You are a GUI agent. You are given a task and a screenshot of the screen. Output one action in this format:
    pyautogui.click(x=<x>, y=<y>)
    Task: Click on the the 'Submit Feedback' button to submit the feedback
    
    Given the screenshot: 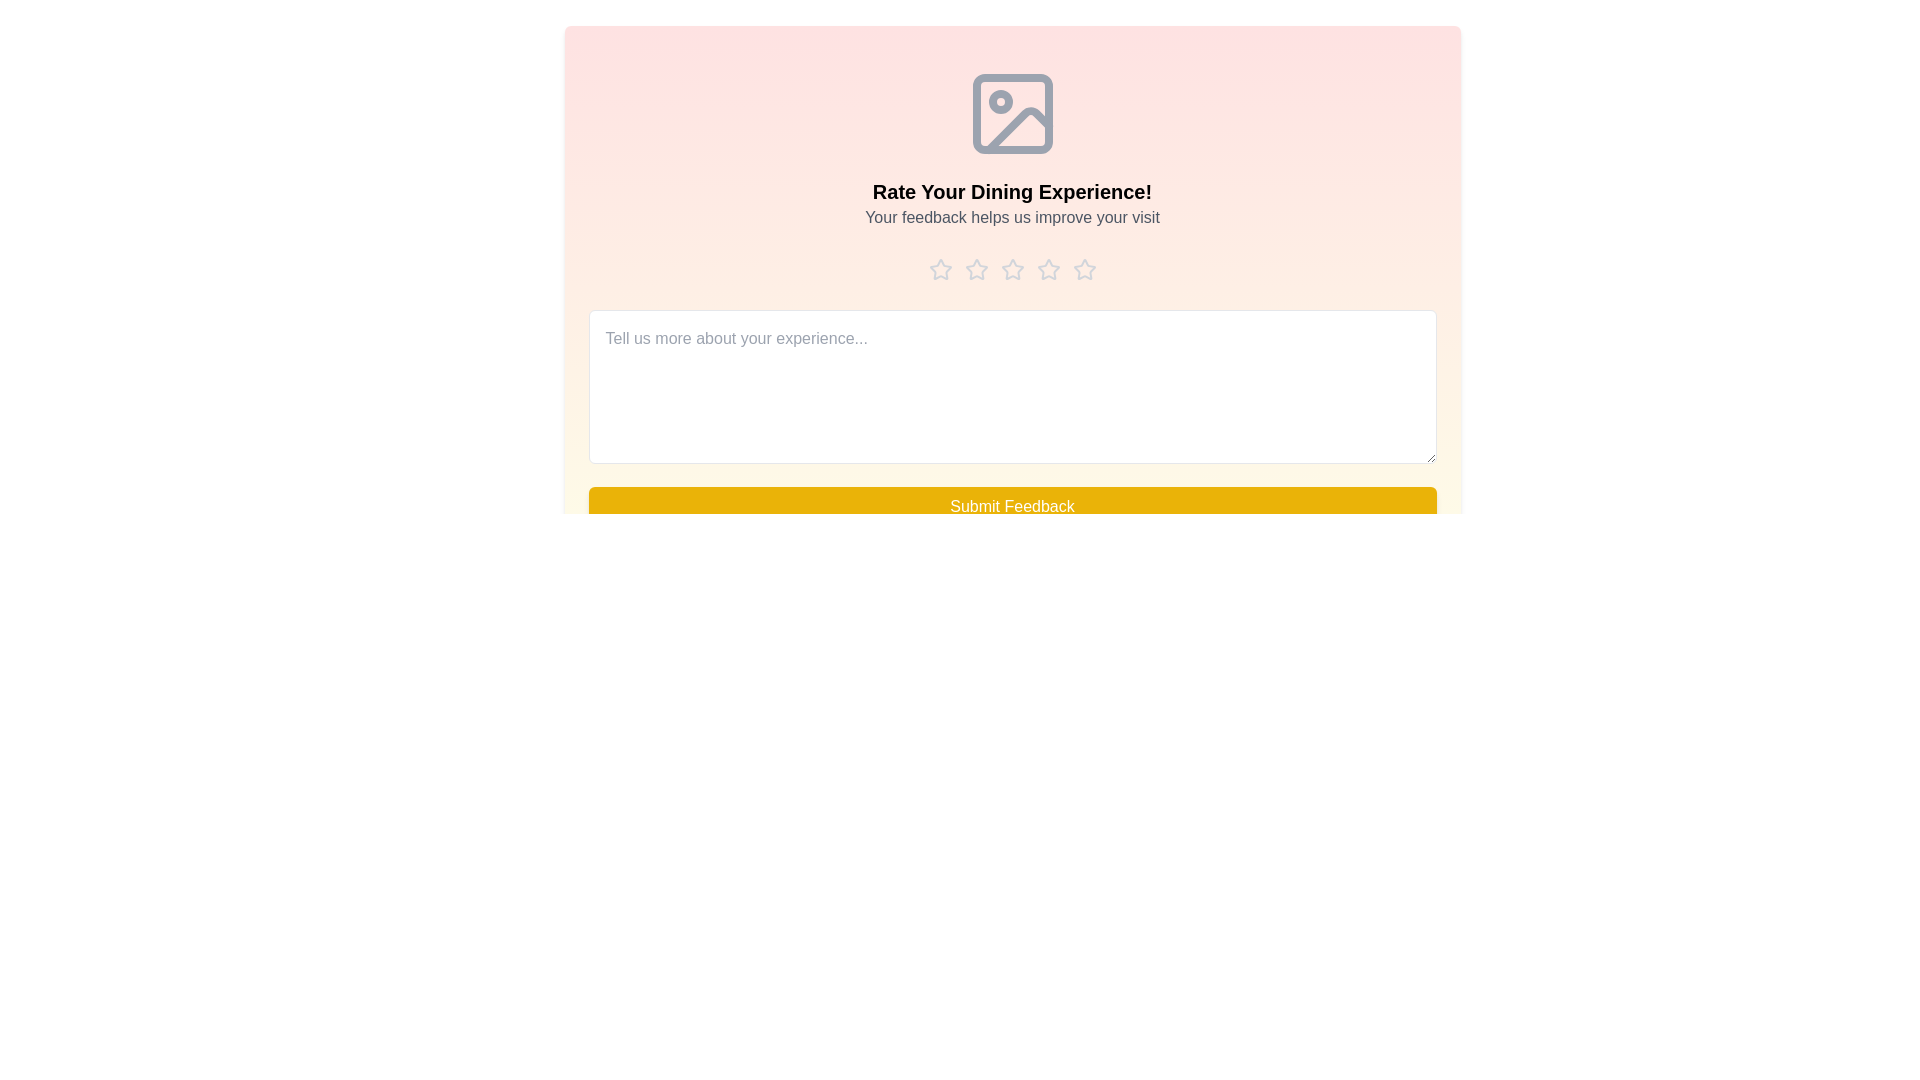 What is the action you would take?
    pyautogui.click(x=1012, y=505)
    